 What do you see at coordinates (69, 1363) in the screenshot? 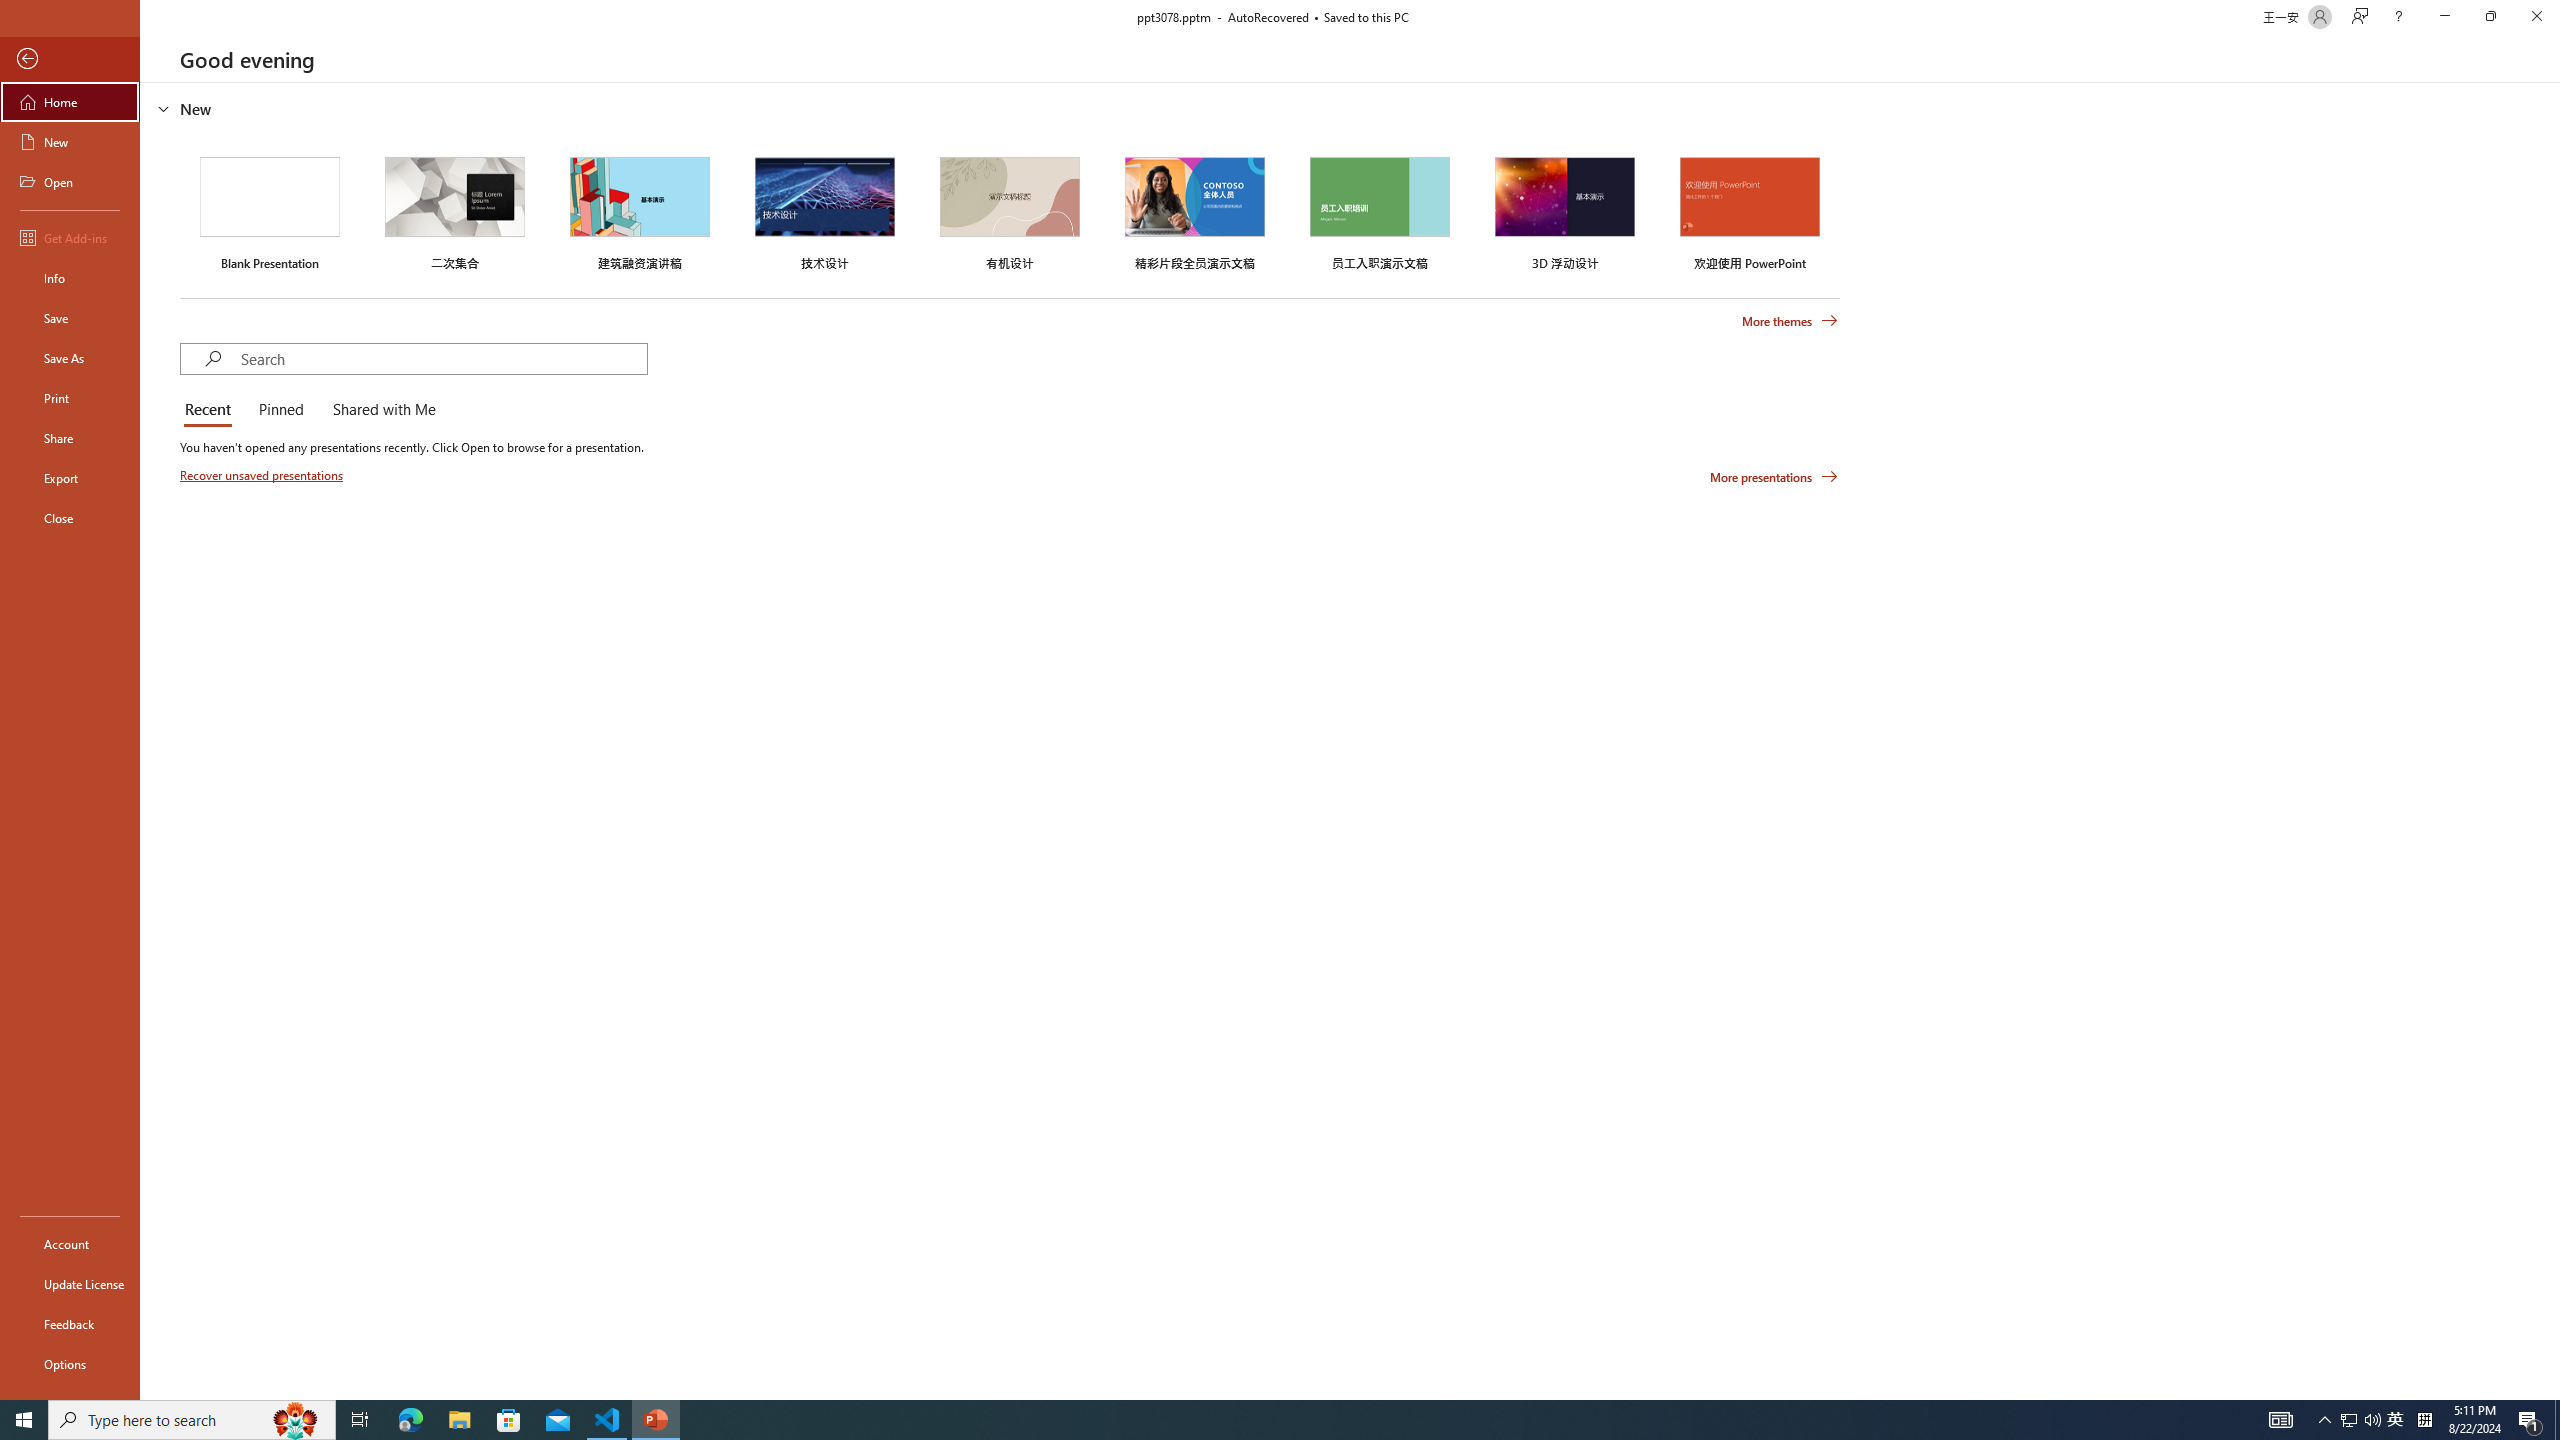
I see `'Options'` at bounding box center [69, 1363].